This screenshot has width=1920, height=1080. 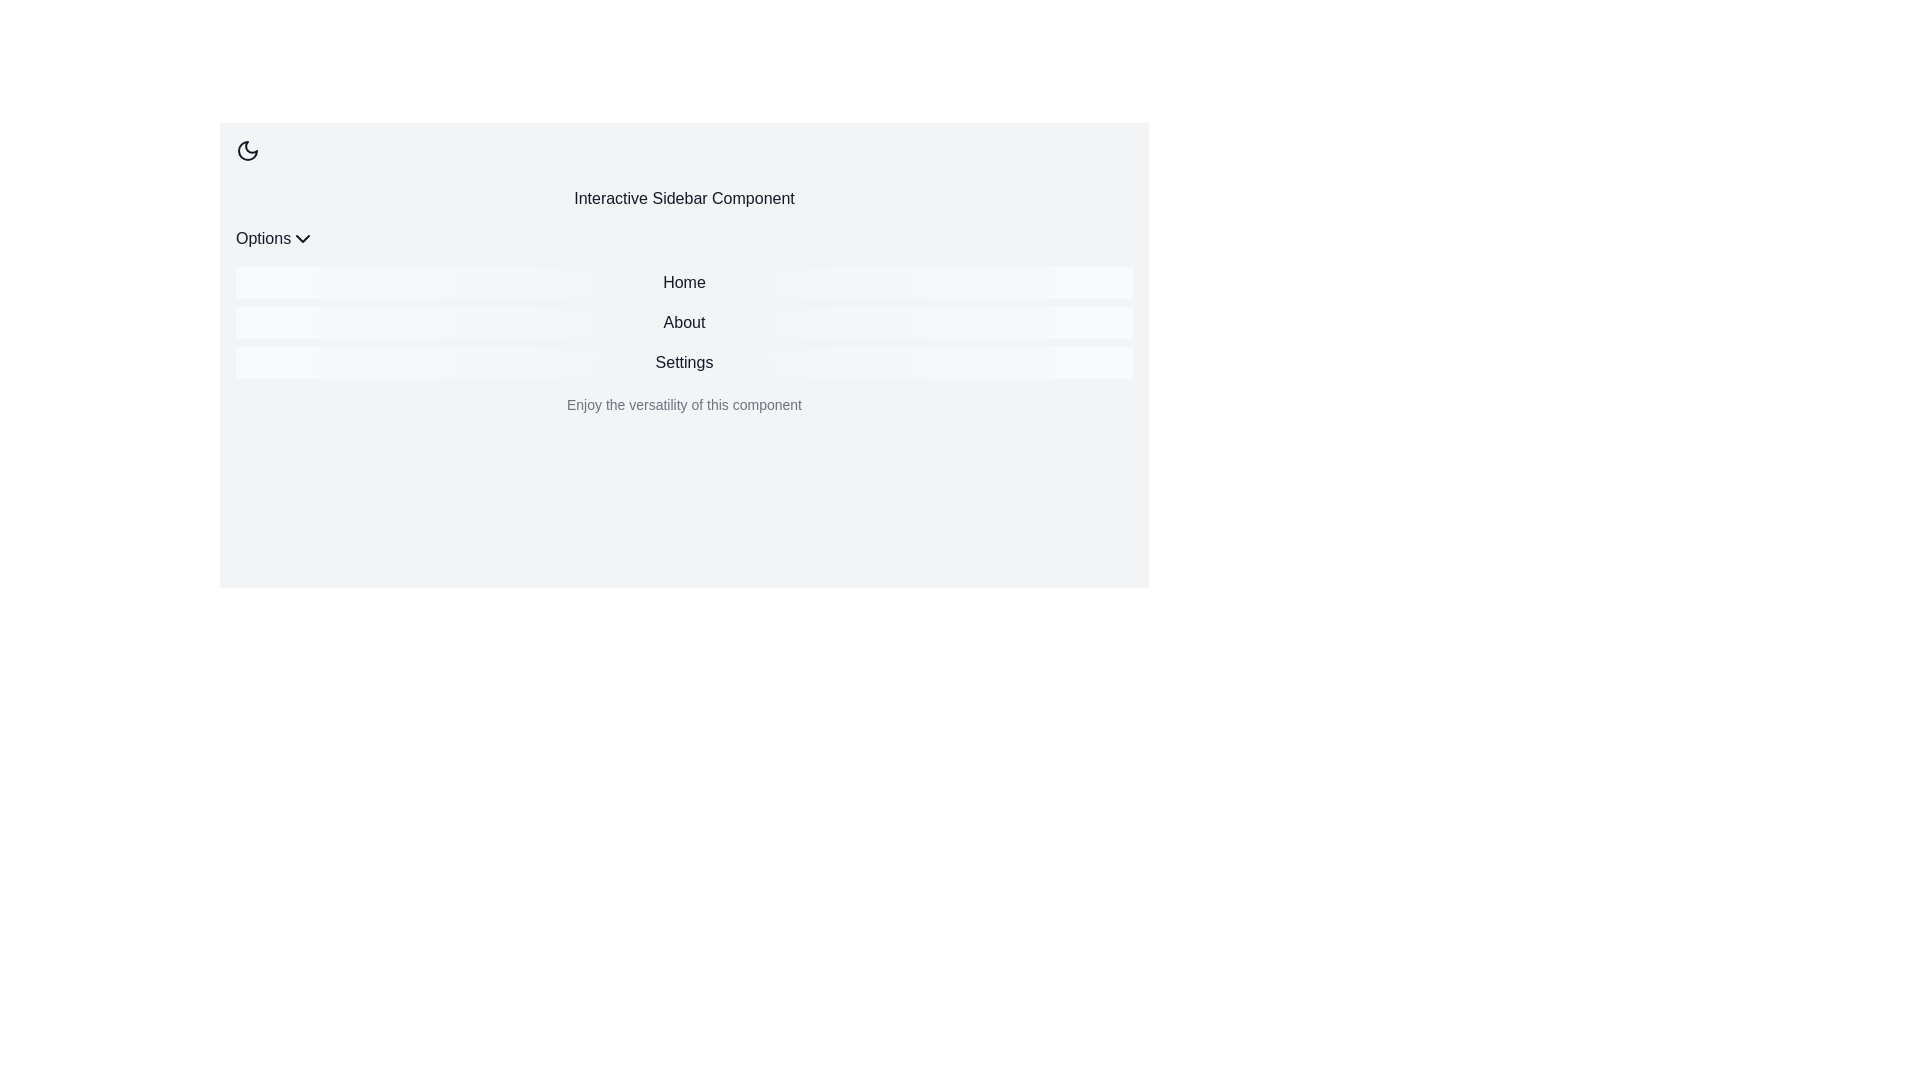 I want to click on the 'Home' text label, so click(x=684, y=282).